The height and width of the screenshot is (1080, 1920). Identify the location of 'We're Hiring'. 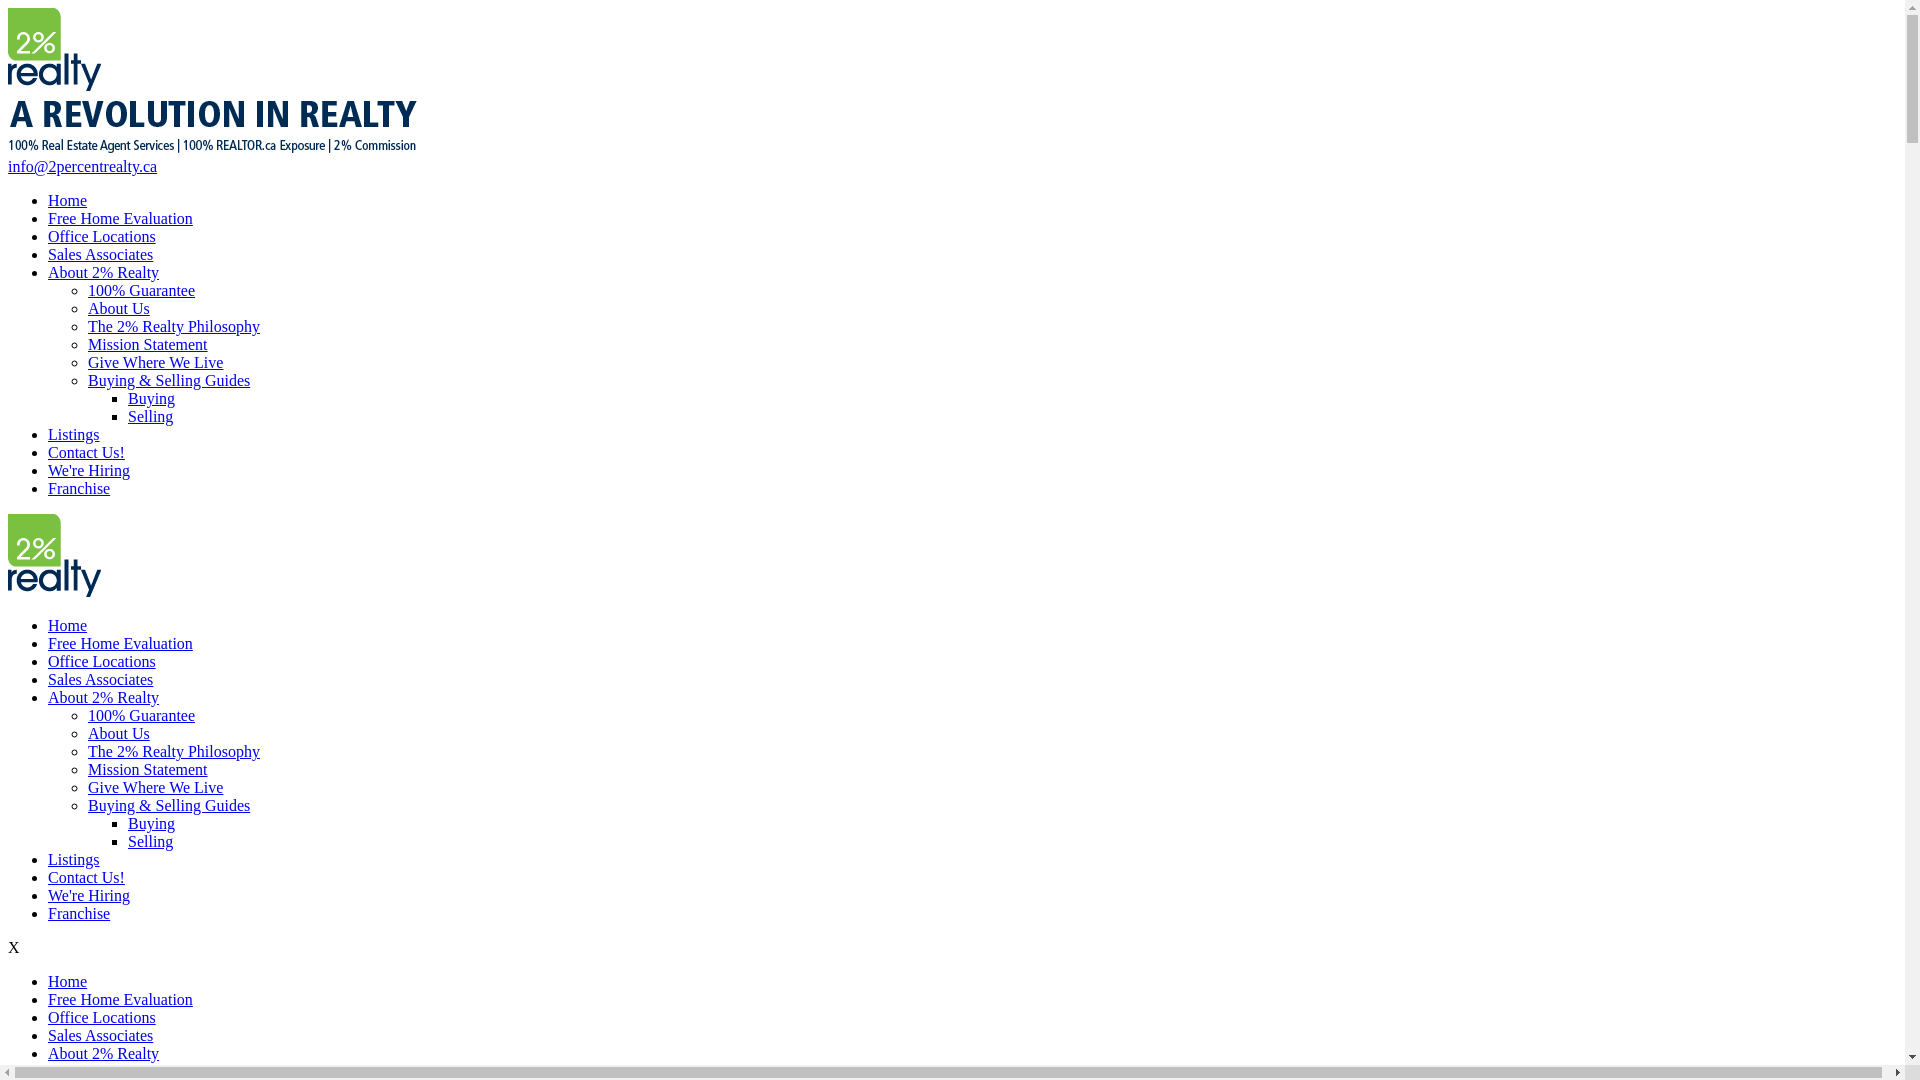
(88, 894).